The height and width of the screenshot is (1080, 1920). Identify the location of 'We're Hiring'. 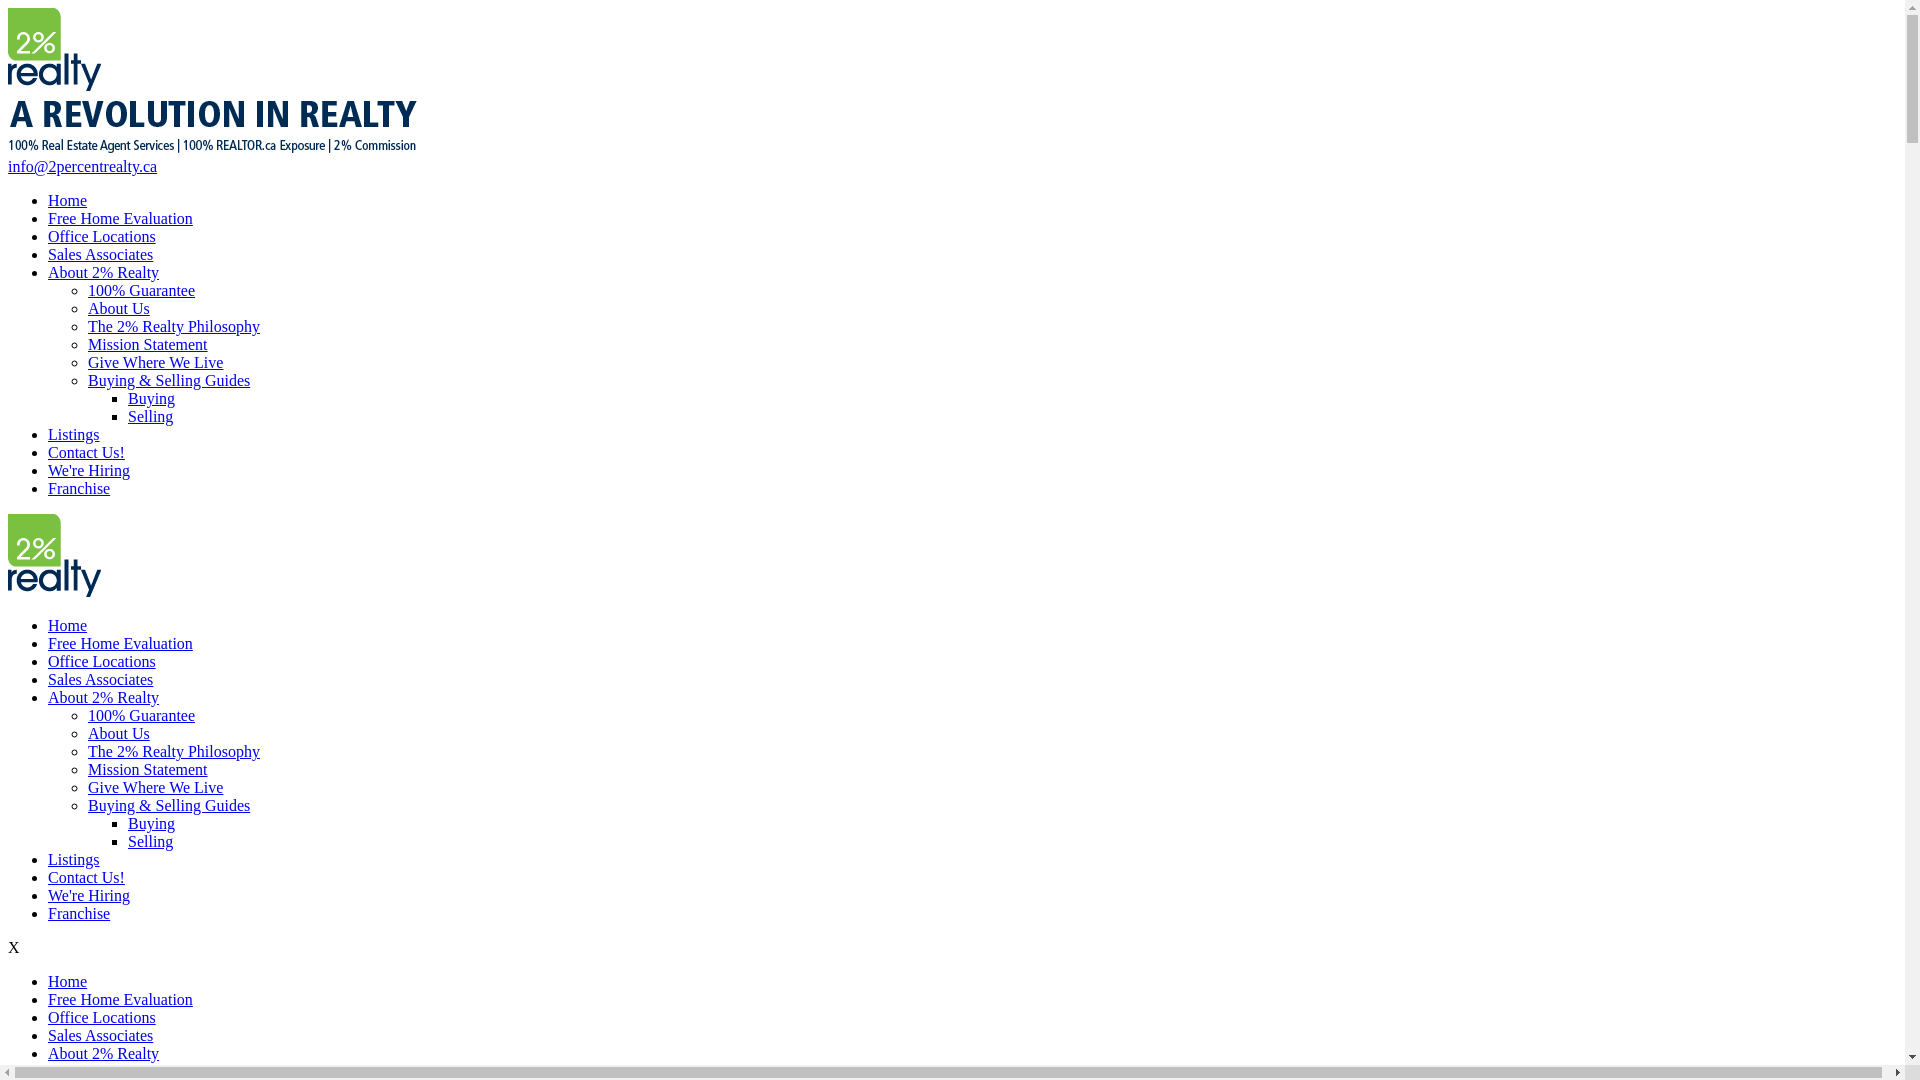
(88, 894).